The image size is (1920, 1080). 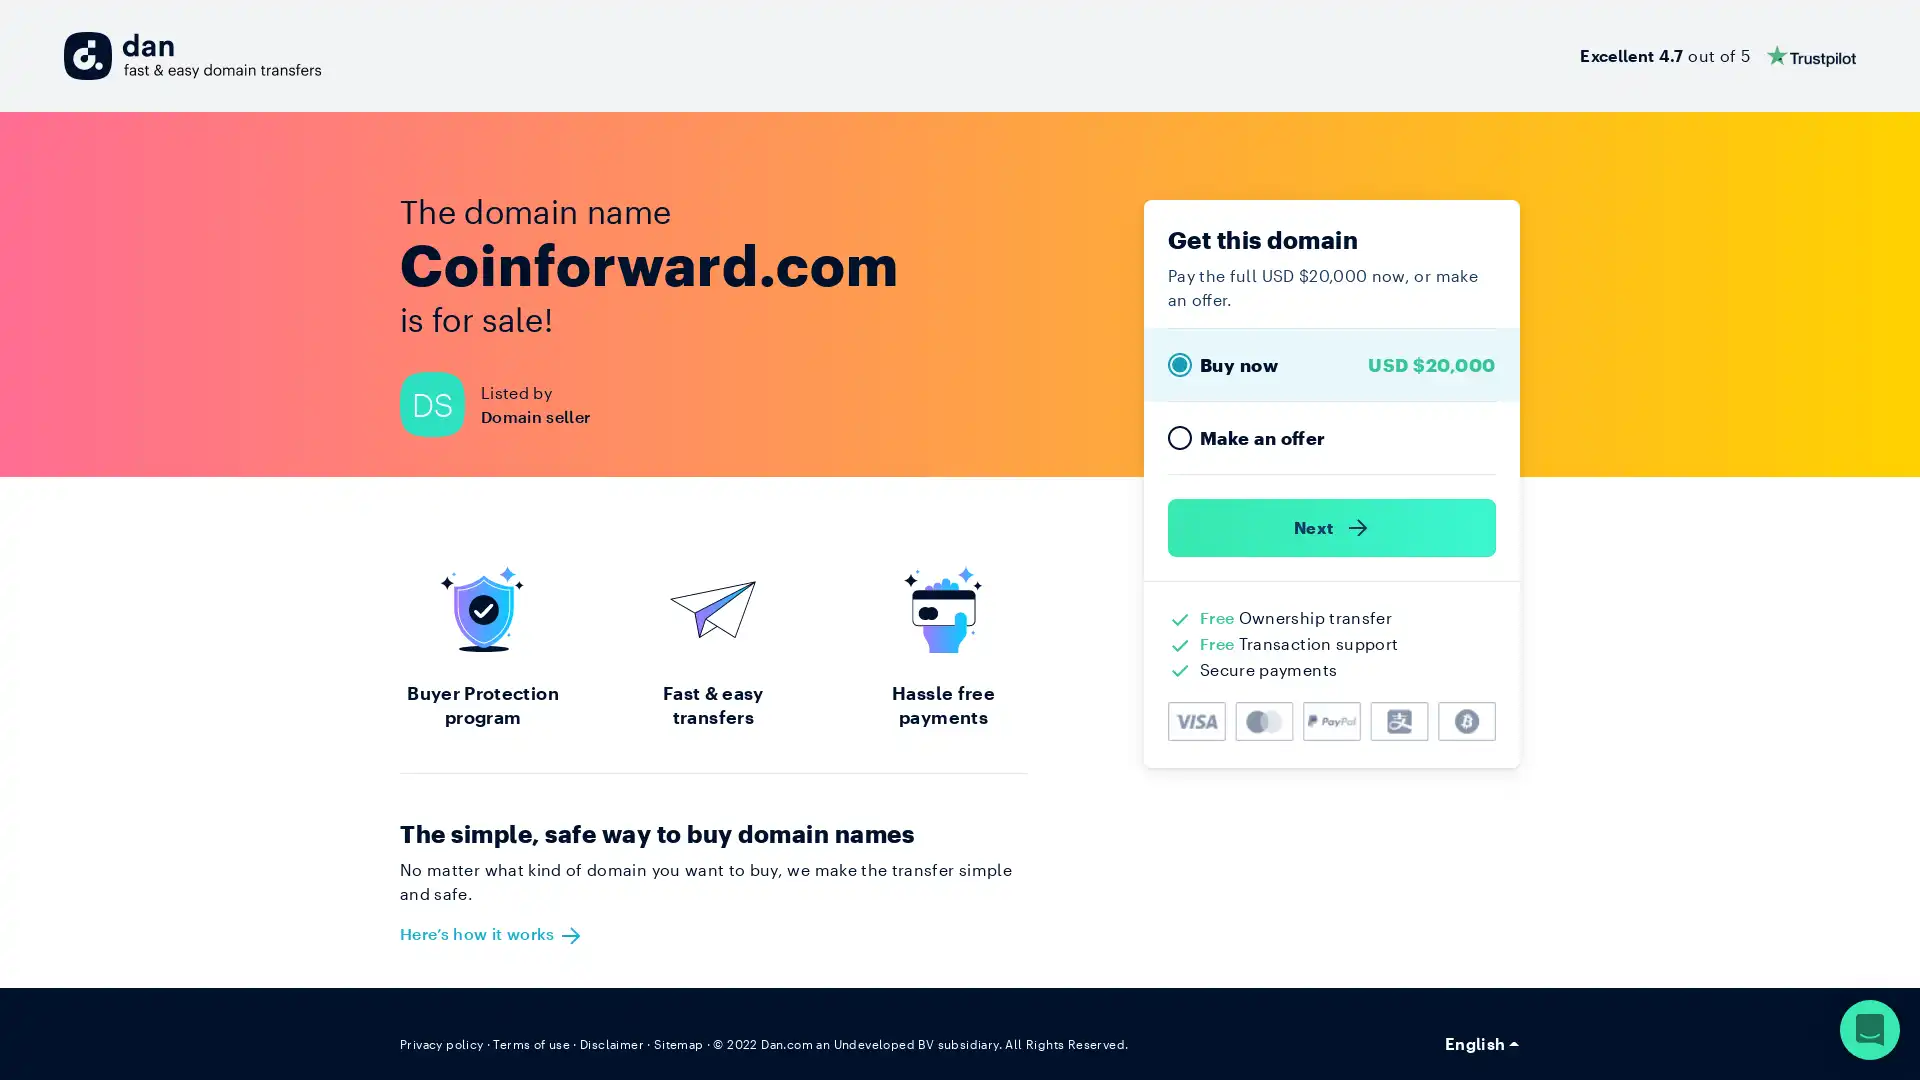 What do you see at coordinates (1869, 1029) in the screenshot?
I see `Open Intercom Messenger` at bounding box center [1869, 1029].